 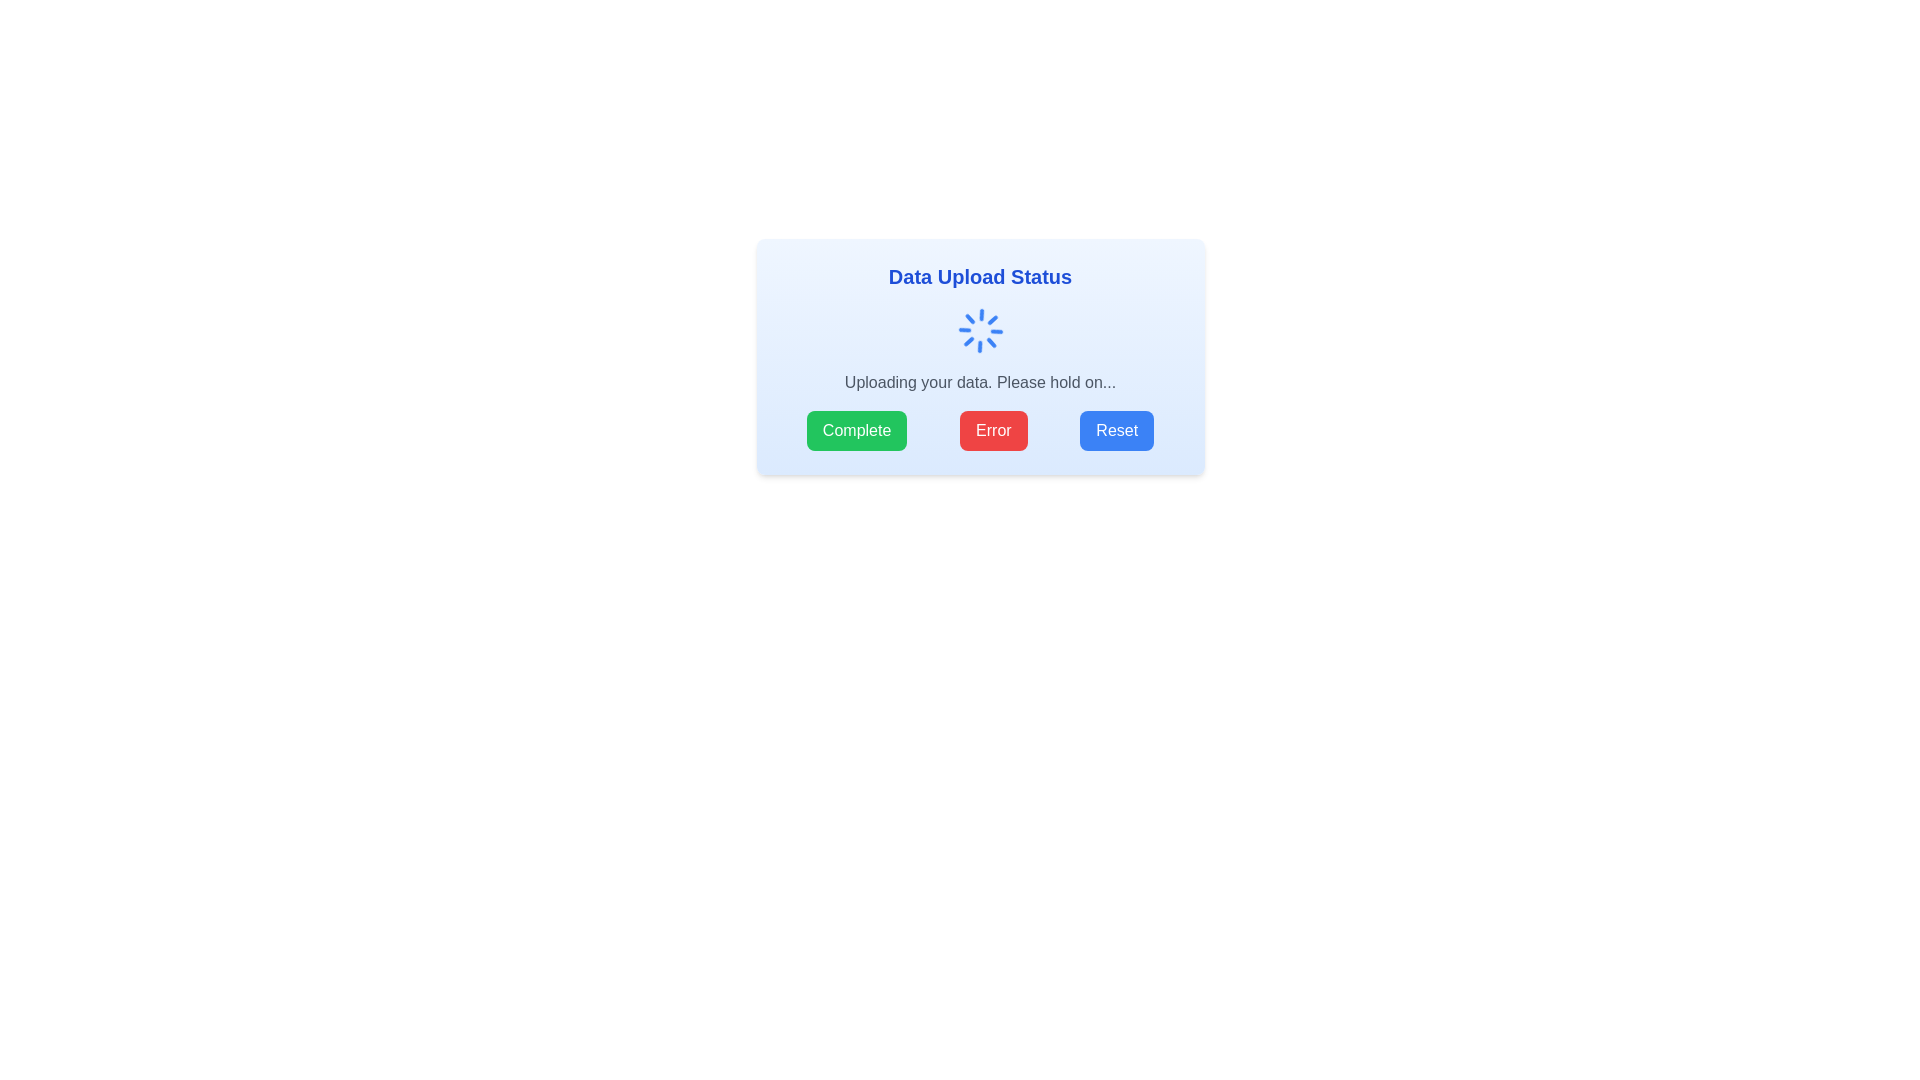 What do you see at coordinates (980, 382) in the screenshot?
I see `the text component displaying the message 'Uploading your data. Please hold on…' which is located within the 'Data Upload Status' box, positioned below a spinning loader and above the buttons 'Complete', 'Error', and 'Reset'` at bounding box center [980, 382].